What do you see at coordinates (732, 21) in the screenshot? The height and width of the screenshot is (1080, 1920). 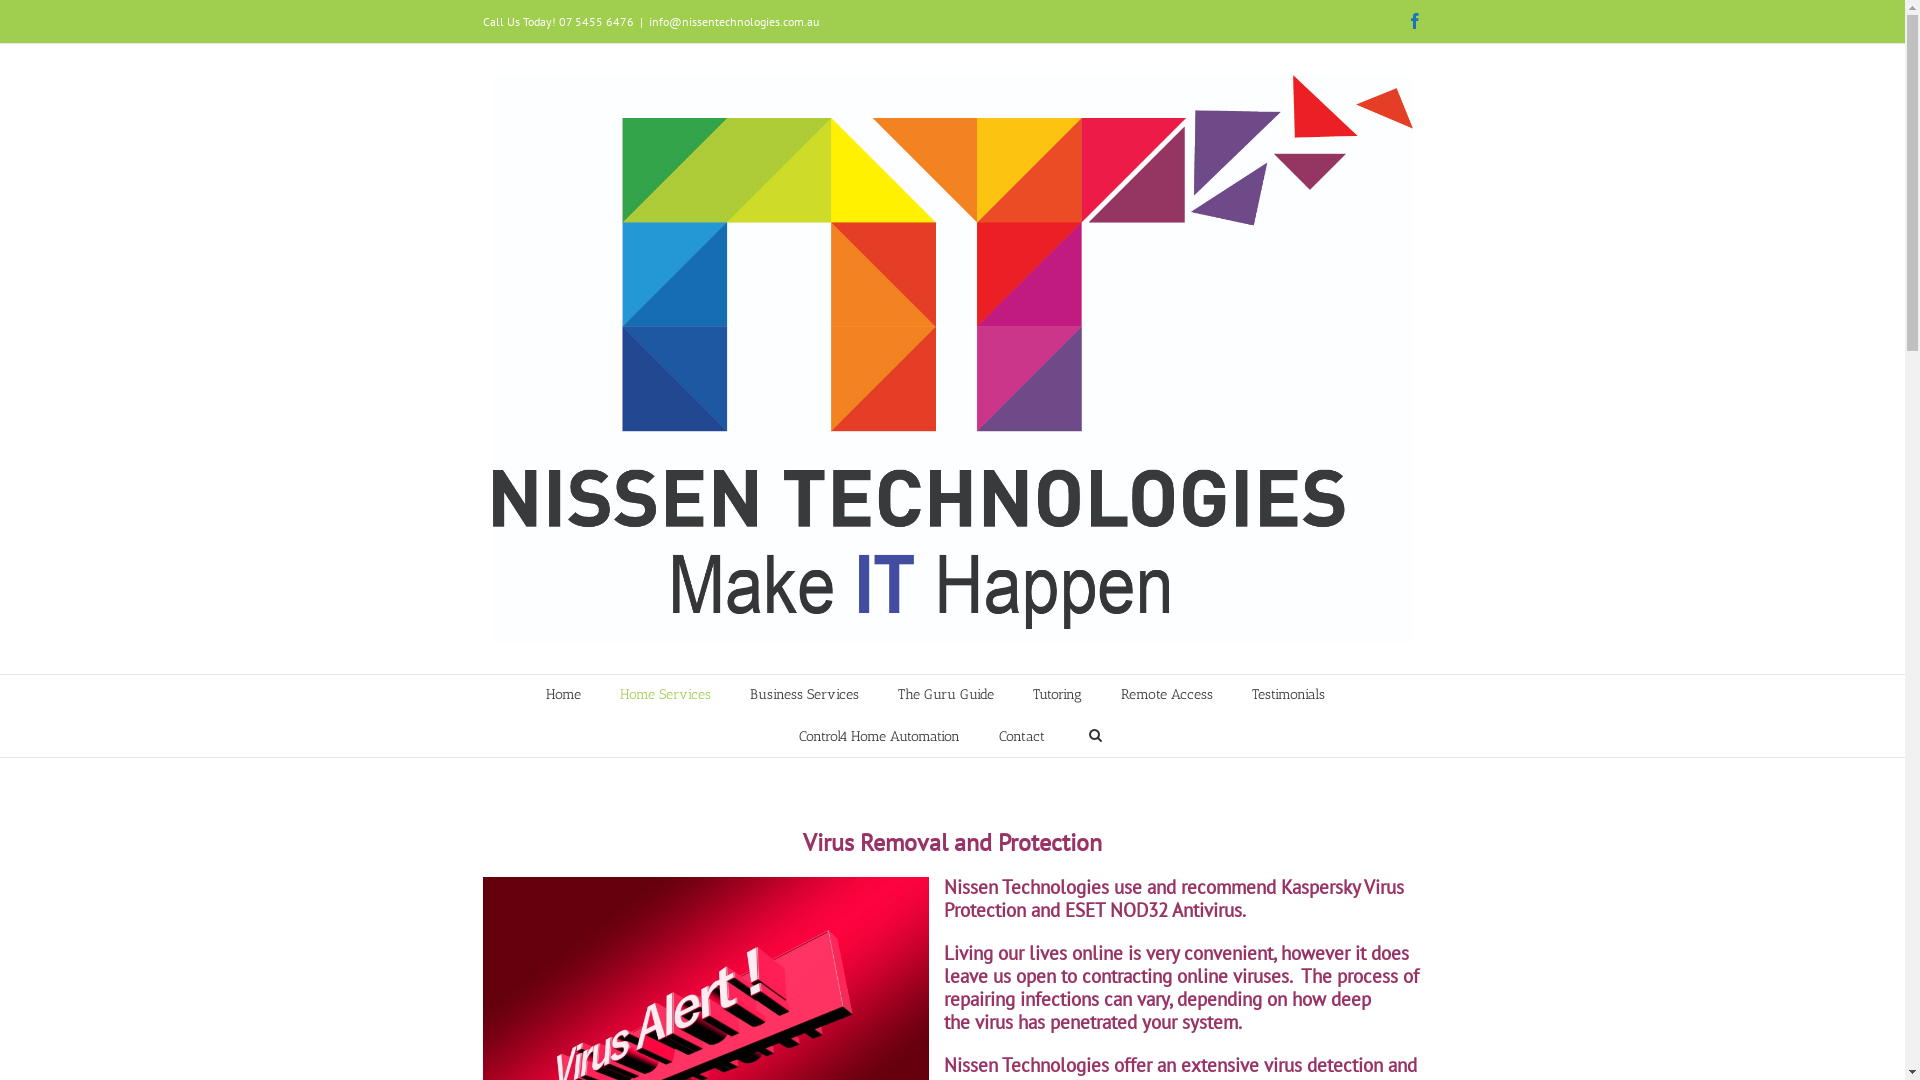 I see `'info@nissentechnologies.com.au'` at bounding box center [732, 21].